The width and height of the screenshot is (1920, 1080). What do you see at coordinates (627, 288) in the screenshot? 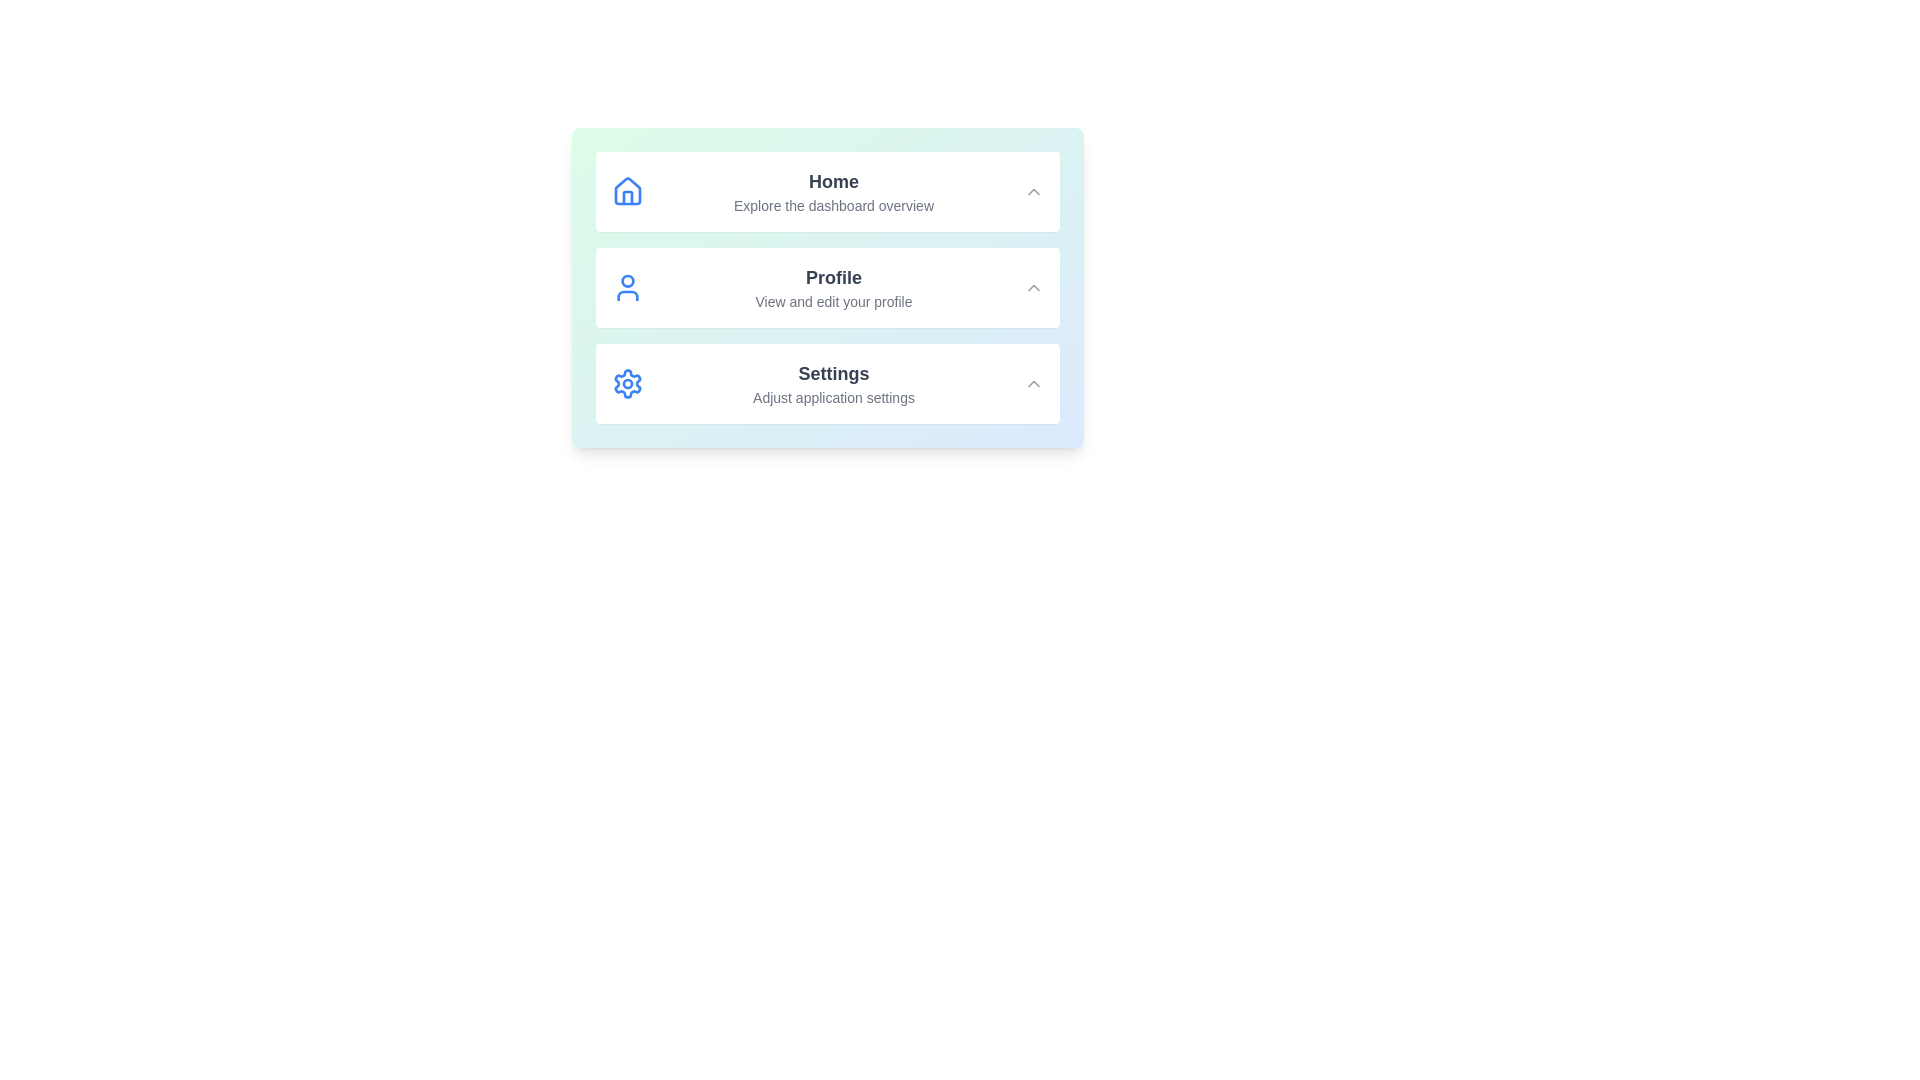
I see `the icon representing the Profile section` at bounding box center [627, 288].